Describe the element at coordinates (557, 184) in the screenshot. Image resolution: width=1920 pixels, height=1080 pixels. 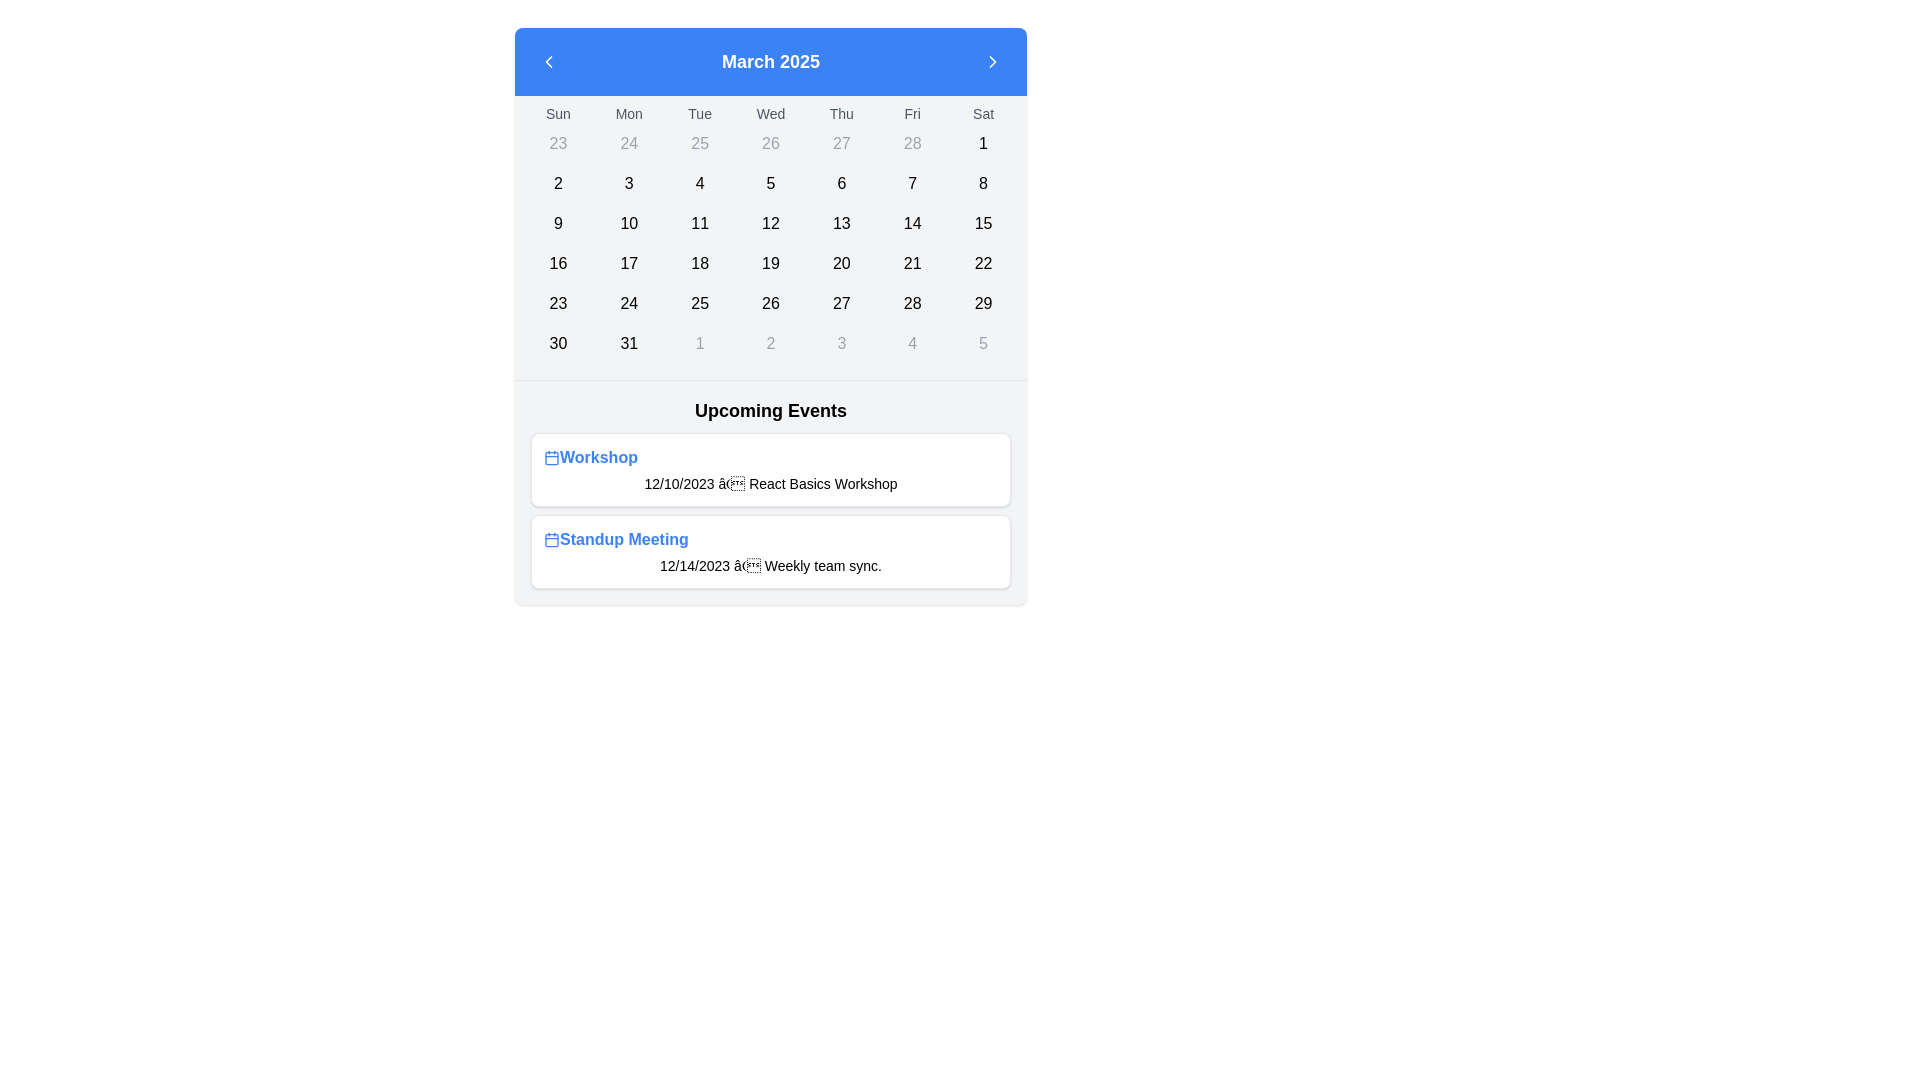
I see `the calendar day button located in the second cell of the second row, directly below the header 'Sun', next to numbers '1' and '3'` at that location.